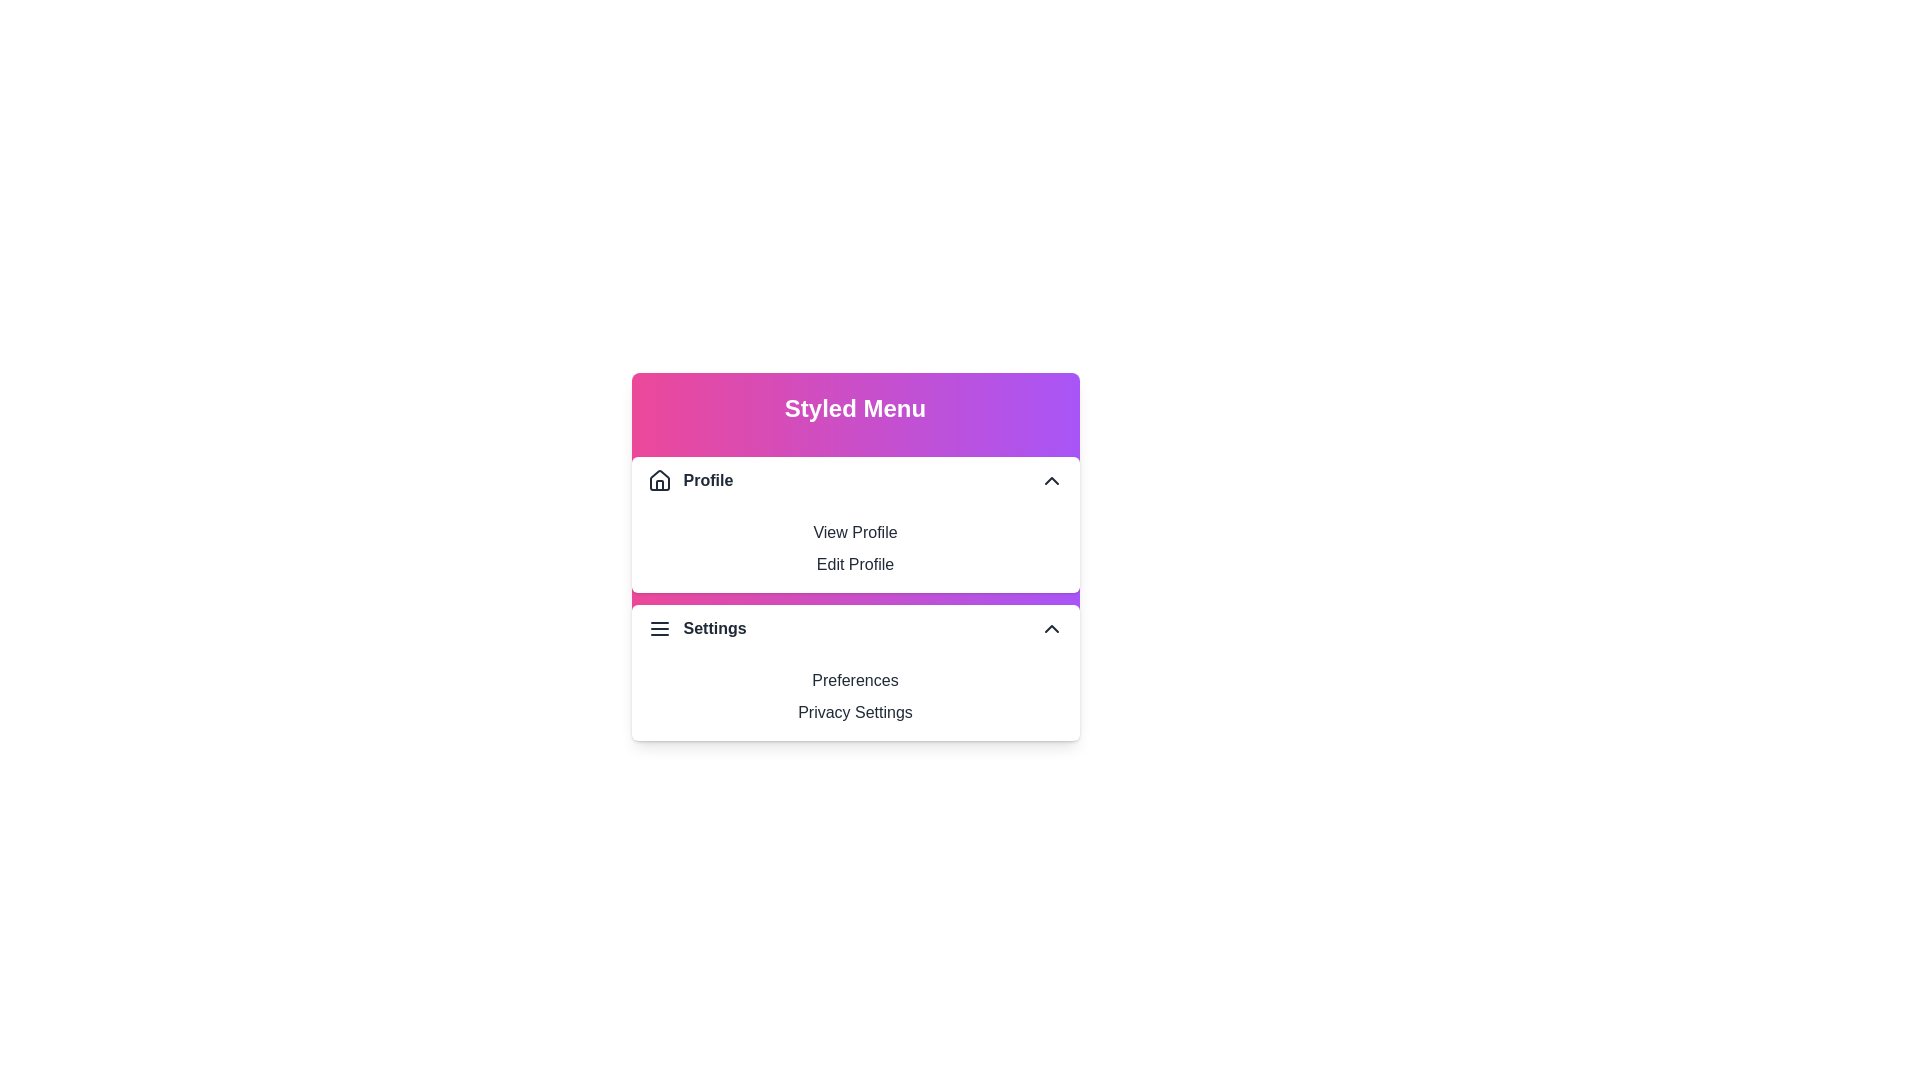 The width and height of the screenshot is (1920, 1080). What do you see at coordinates (855, 712) in the screenshot?
I see `the menu option Privacy Settings from the StyledMenu` at bounding box center [855, 712].